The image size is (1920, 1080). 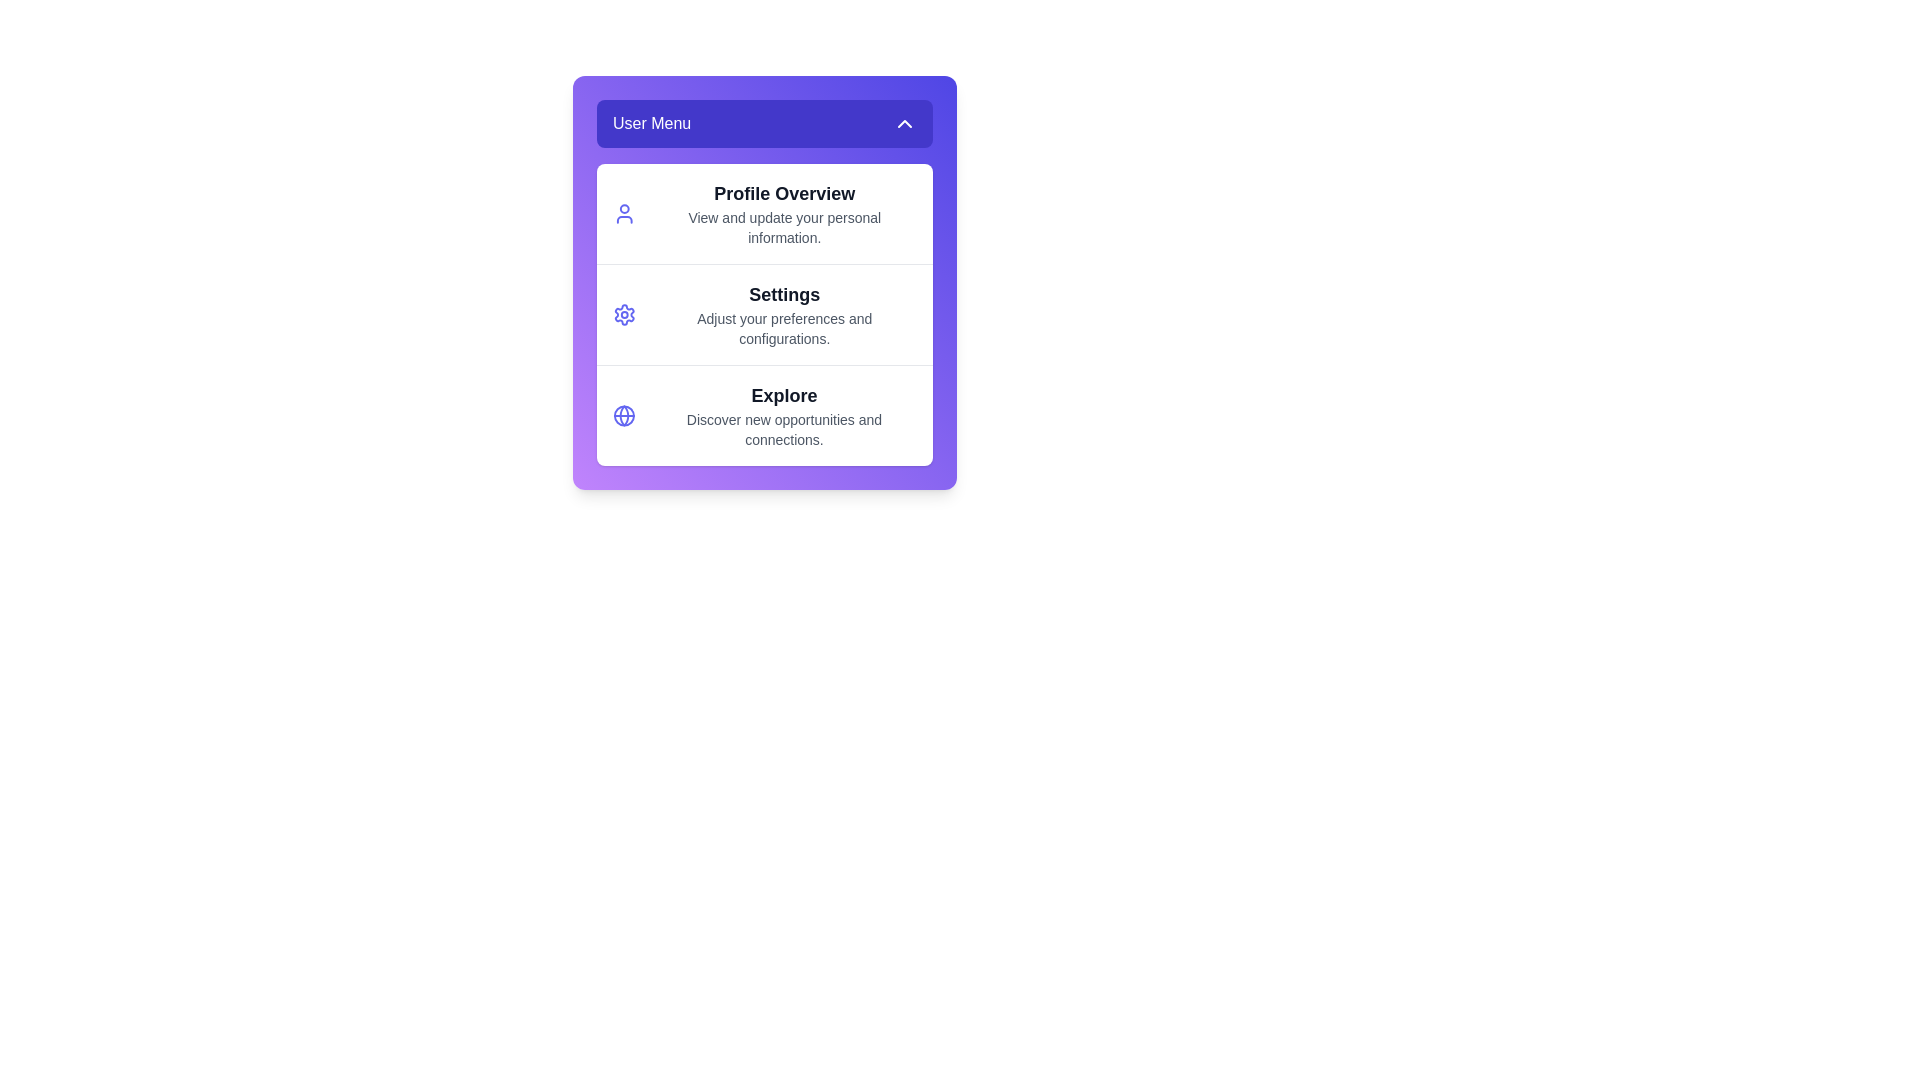 What do you see at coordinates (623, 315) in the screenshot?
I see `the settings icon located within the 'Settings' row of the user menu, which serves as a visual indicator for accessing settings` at bounding box center [623, 315].